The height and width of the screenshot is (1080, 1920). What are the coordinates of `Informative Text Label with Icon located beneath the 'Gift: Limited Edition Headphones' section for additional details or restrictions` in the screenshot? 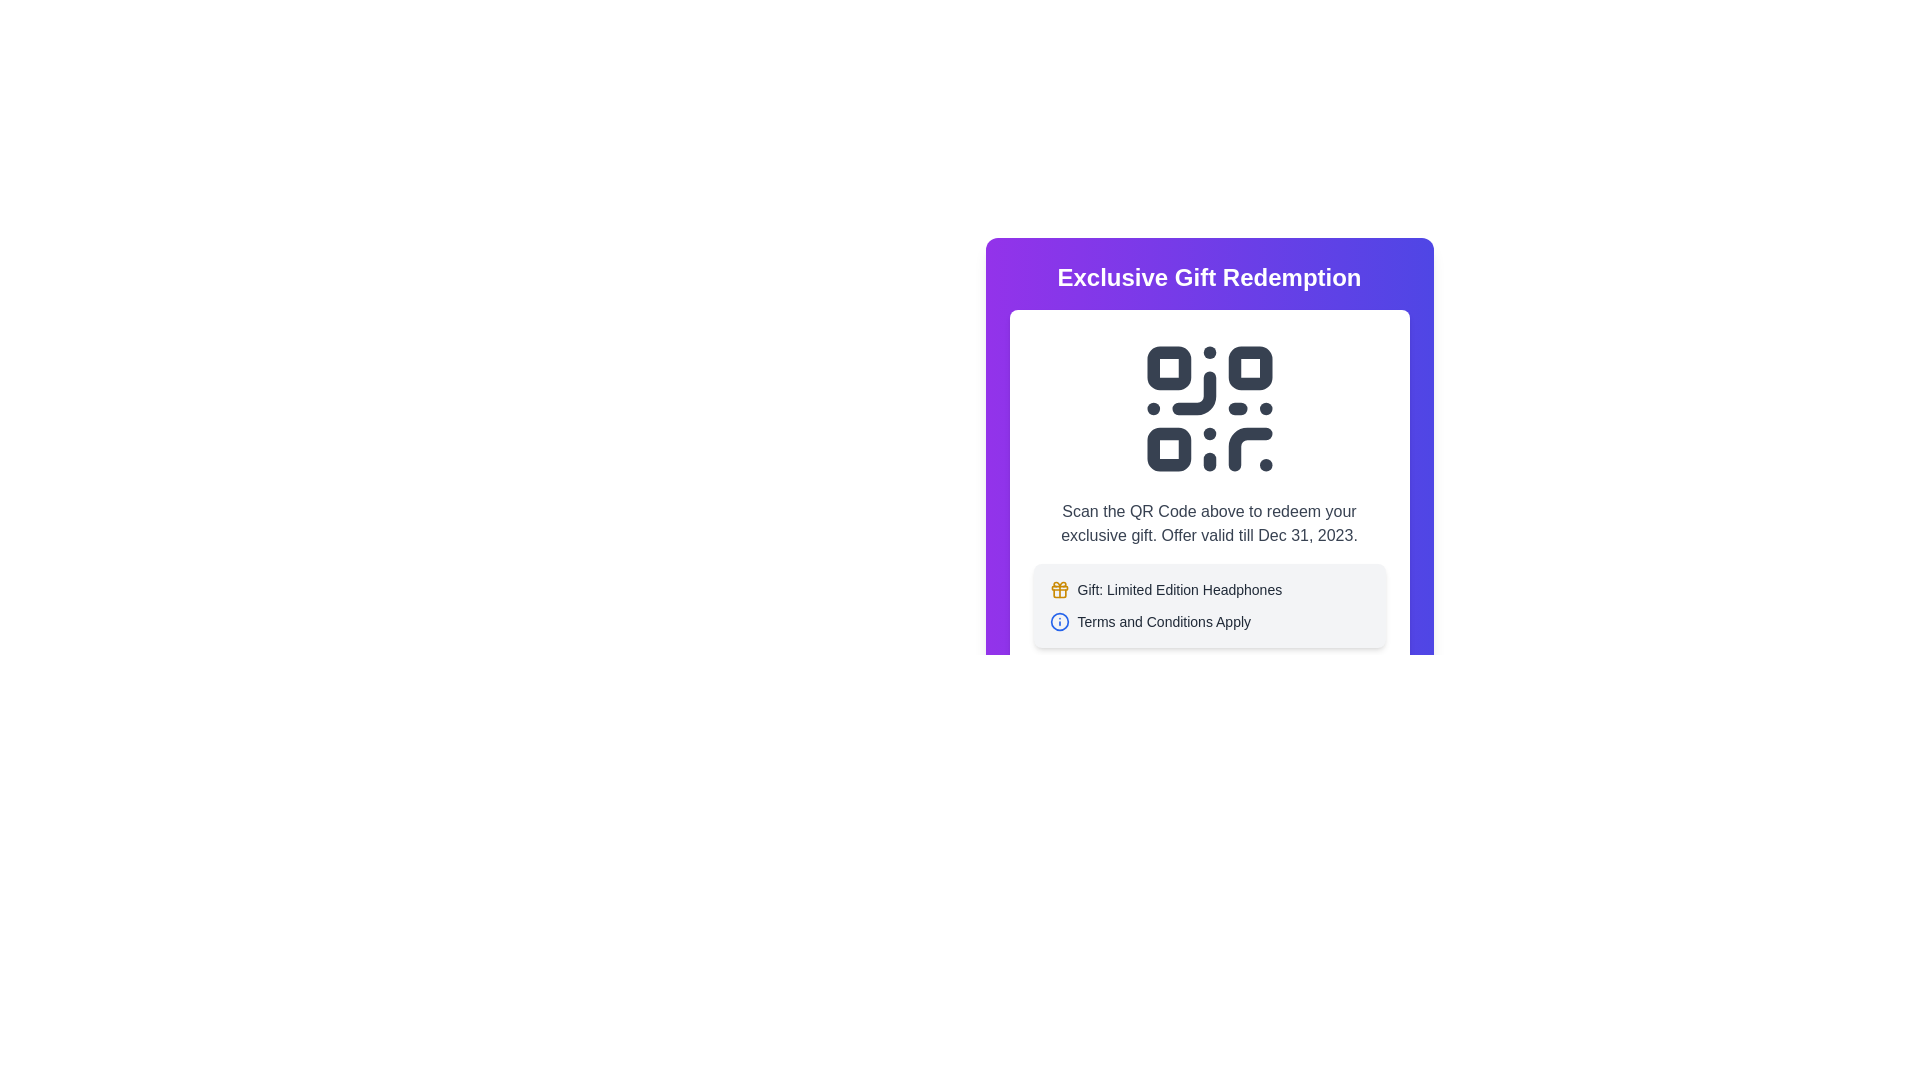 It's located at (1208, 620).